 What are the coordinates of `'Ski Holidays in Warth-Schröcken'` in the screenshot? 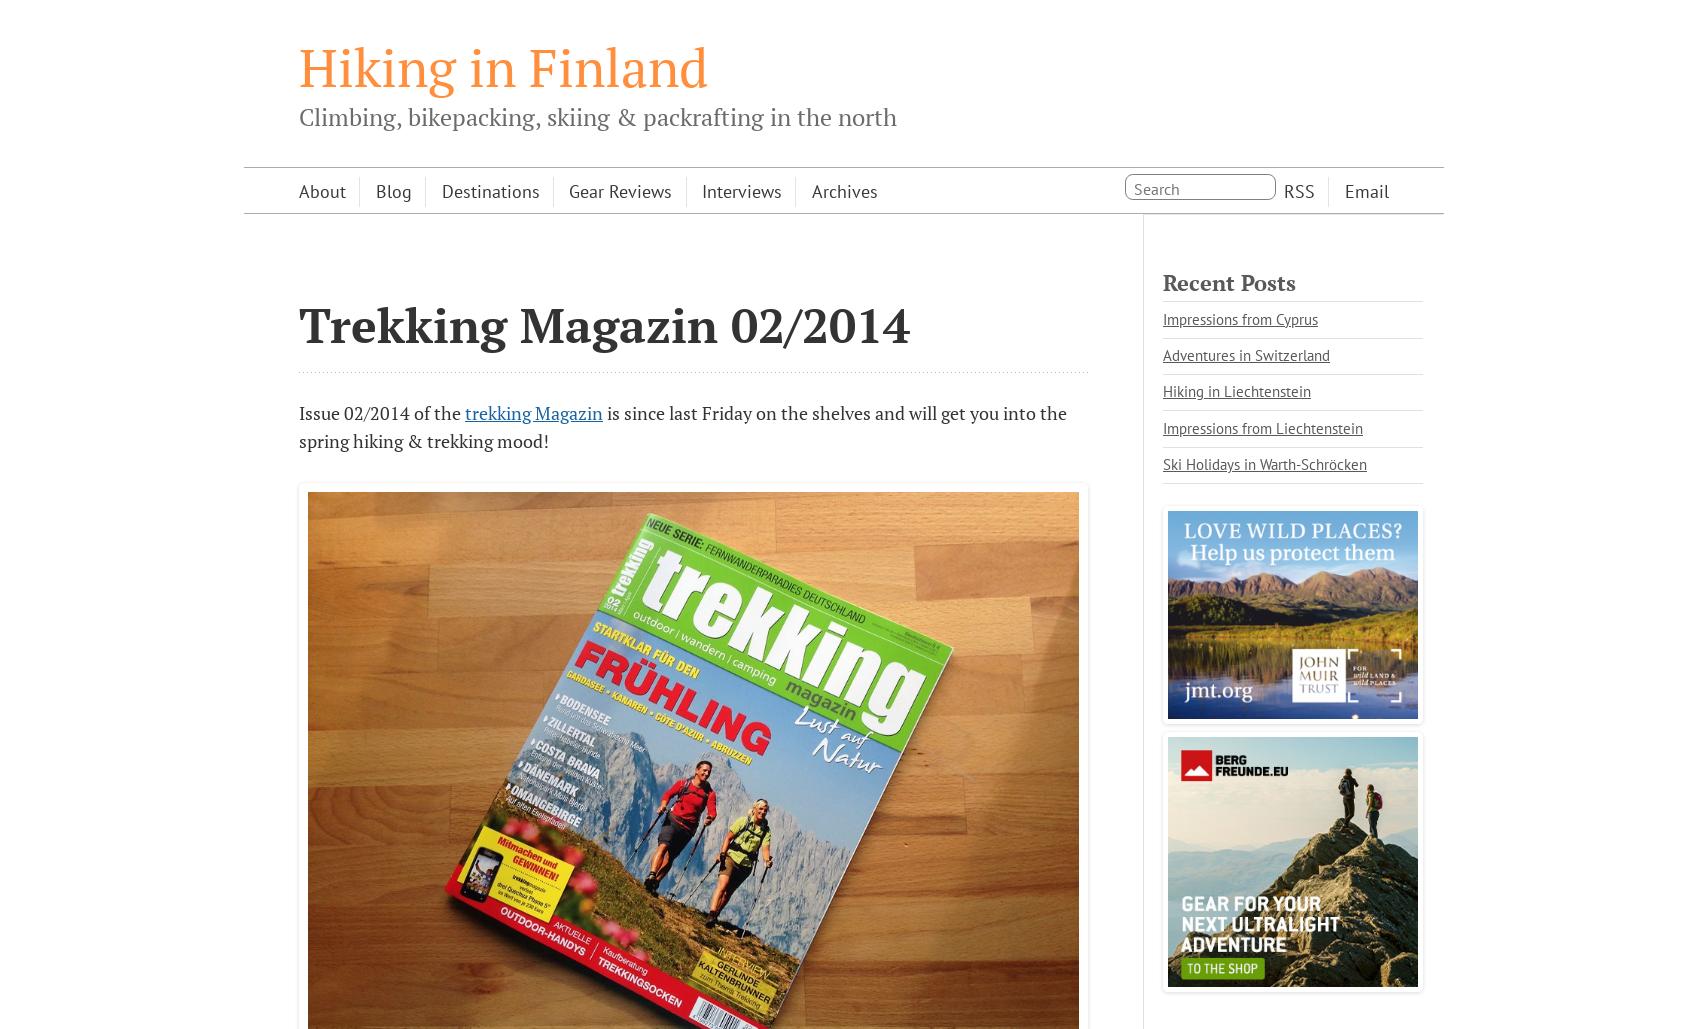 It's located at (1264, 463).